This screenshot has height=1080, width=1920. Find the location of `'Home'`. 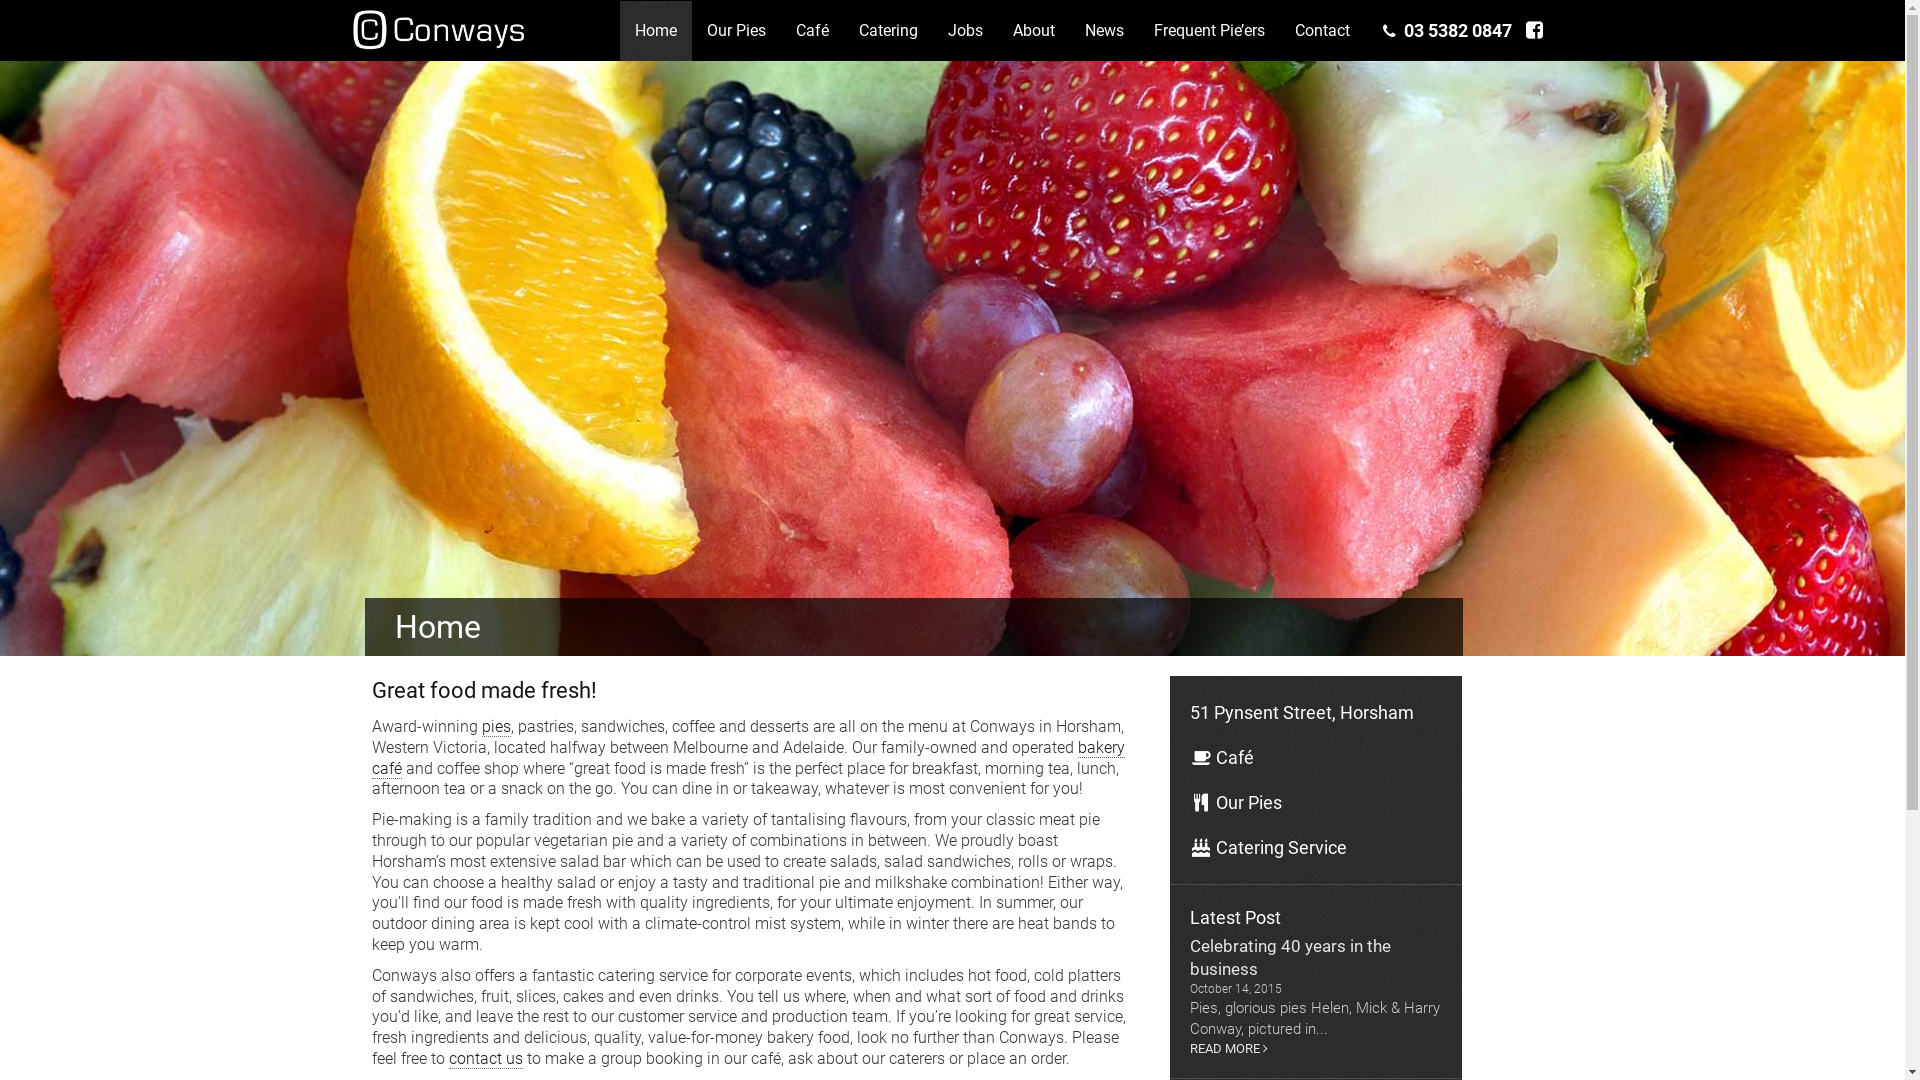

'Home' is located at coordinates (656, 30).